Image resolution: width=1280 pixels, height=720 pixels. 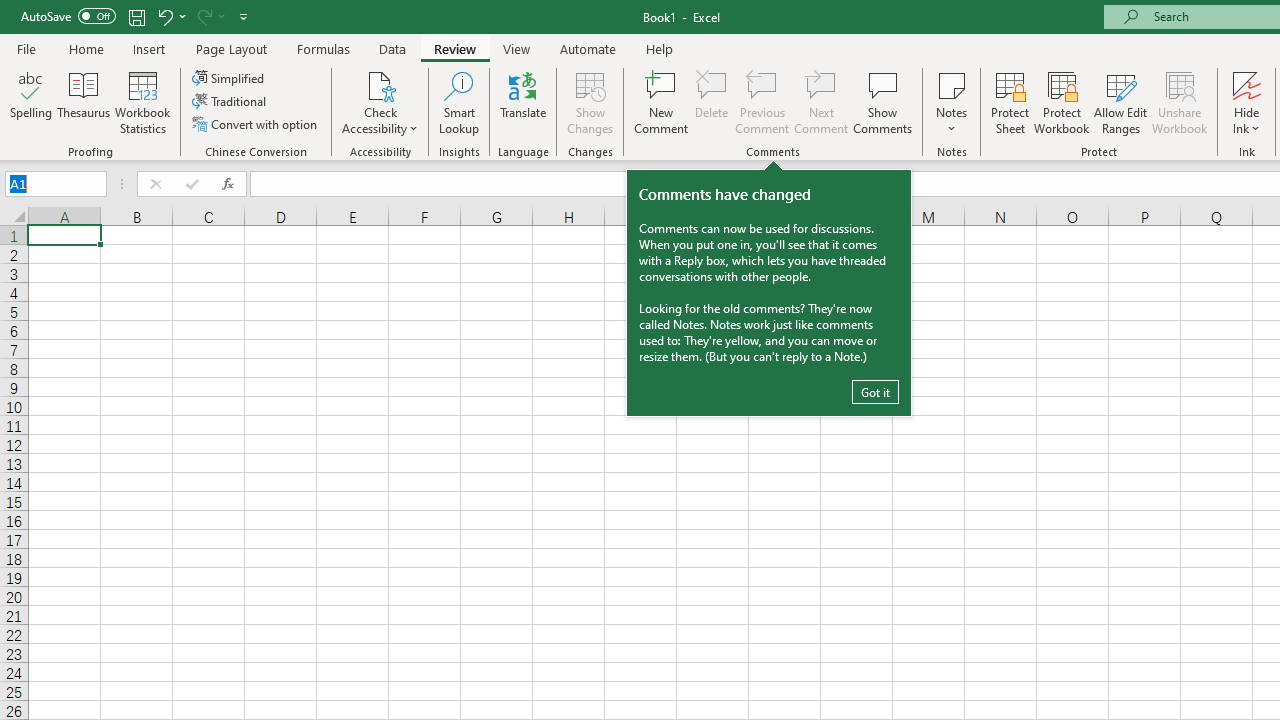 I want to click on 'Spelling...', so click(x=31, y=103).